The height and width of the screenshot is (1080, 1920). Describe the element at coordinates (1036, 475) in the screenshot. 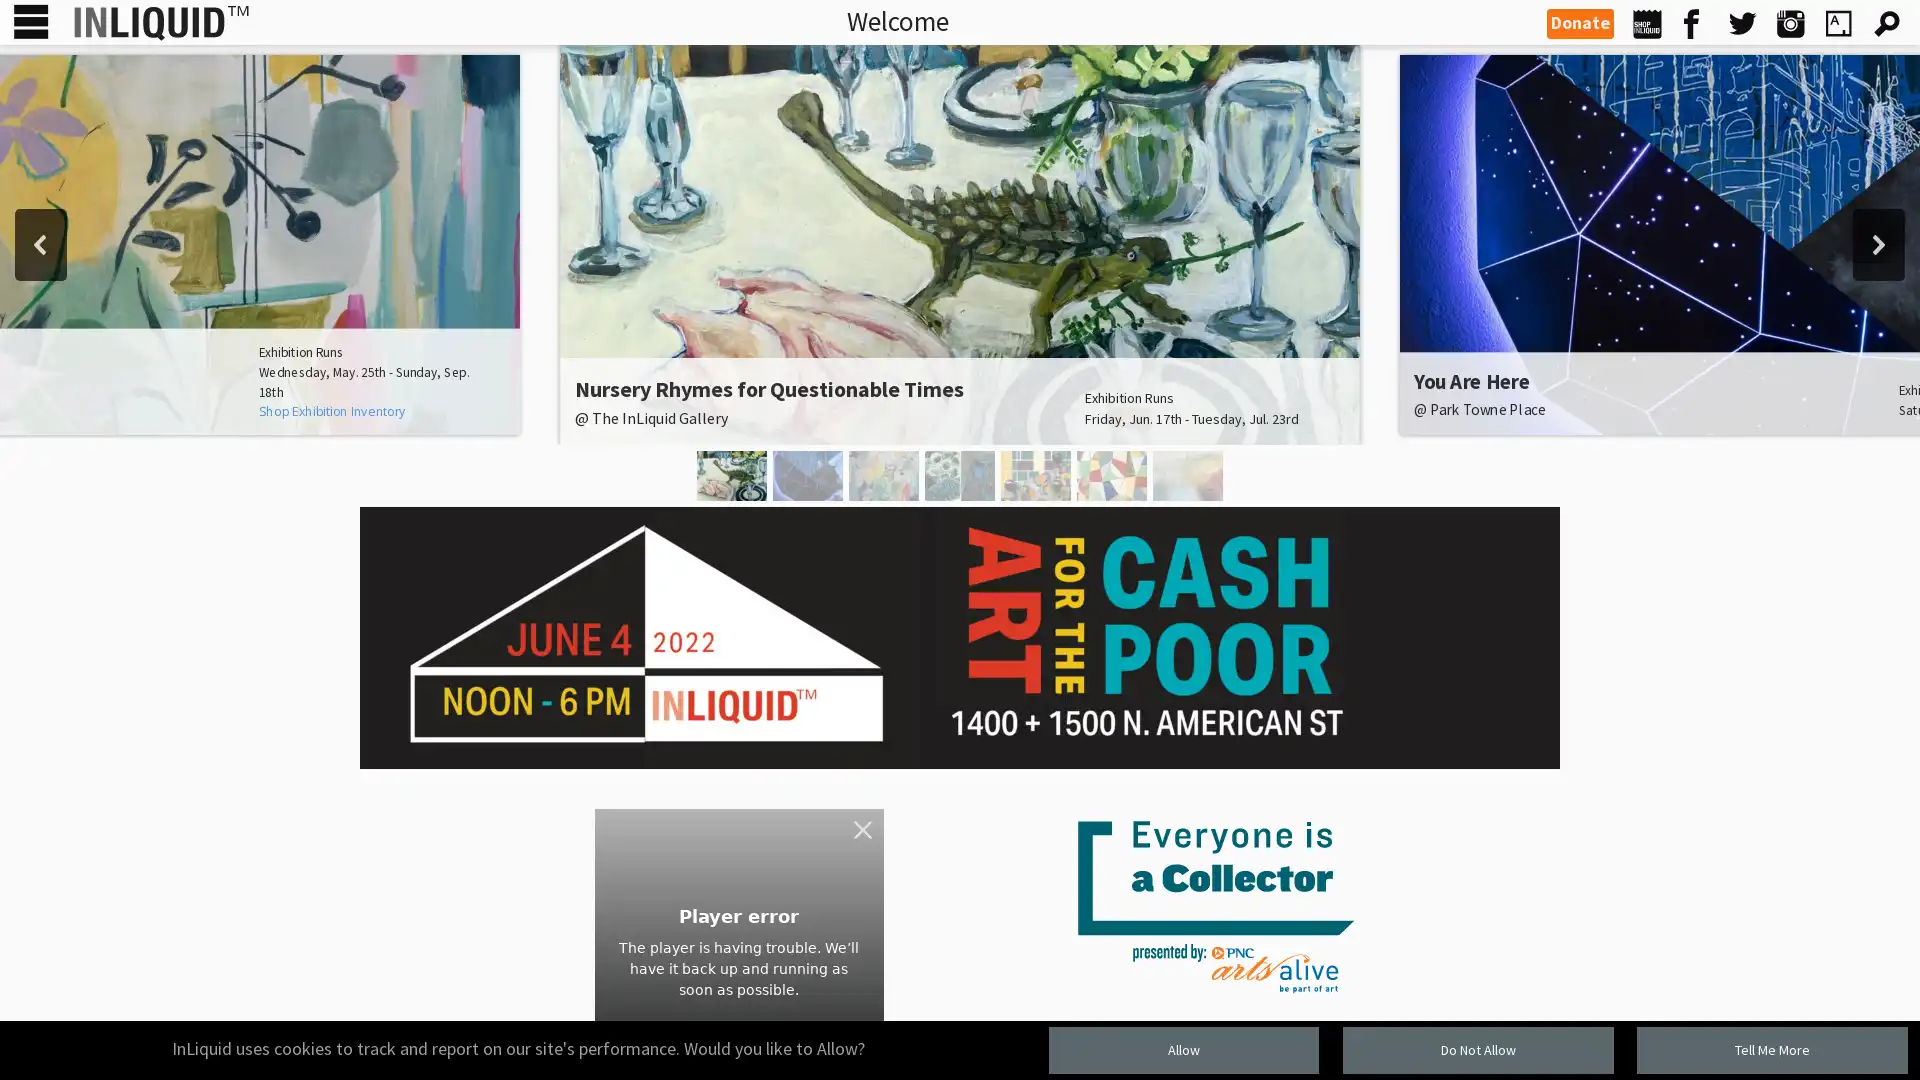

I see `Synesthesia` at that location.